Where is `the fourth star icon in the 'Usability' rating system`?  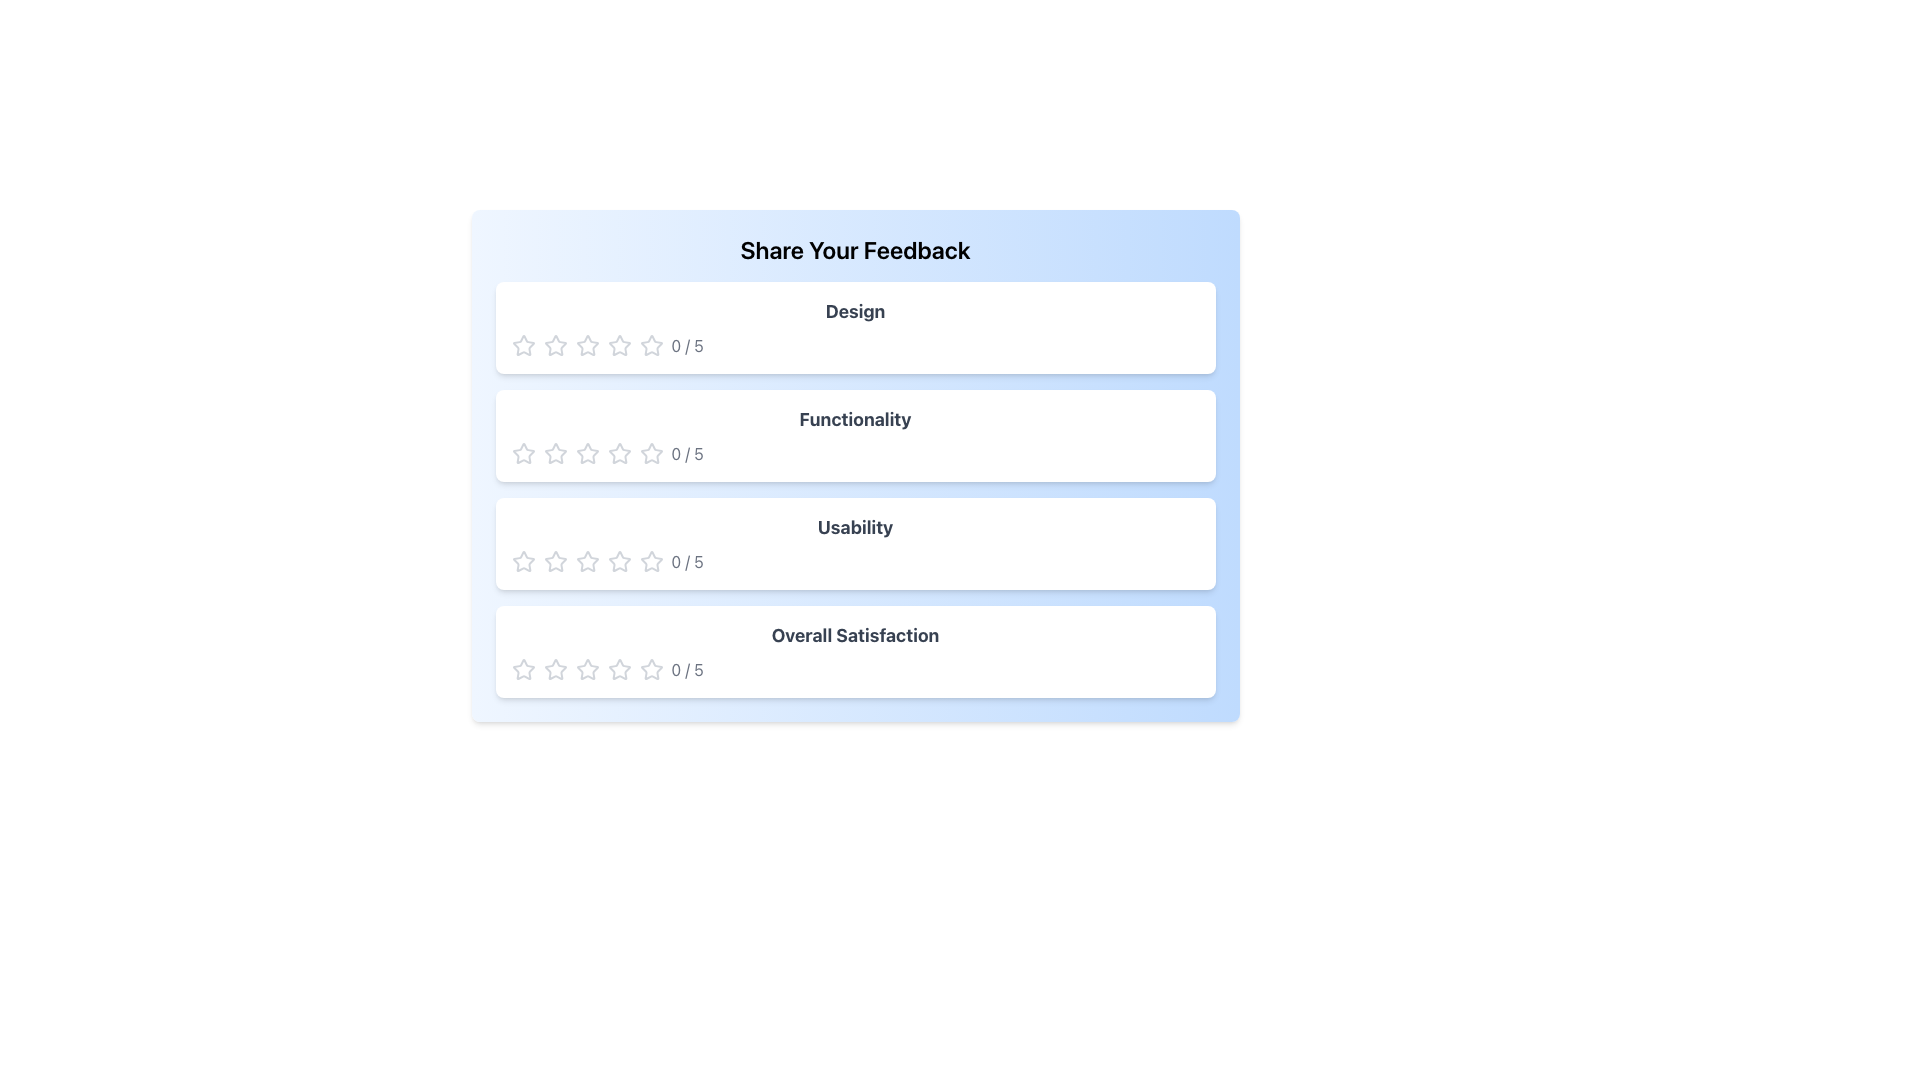
the fourth star icon in the 'Usability' rating system is located at coordinates (618, 562).